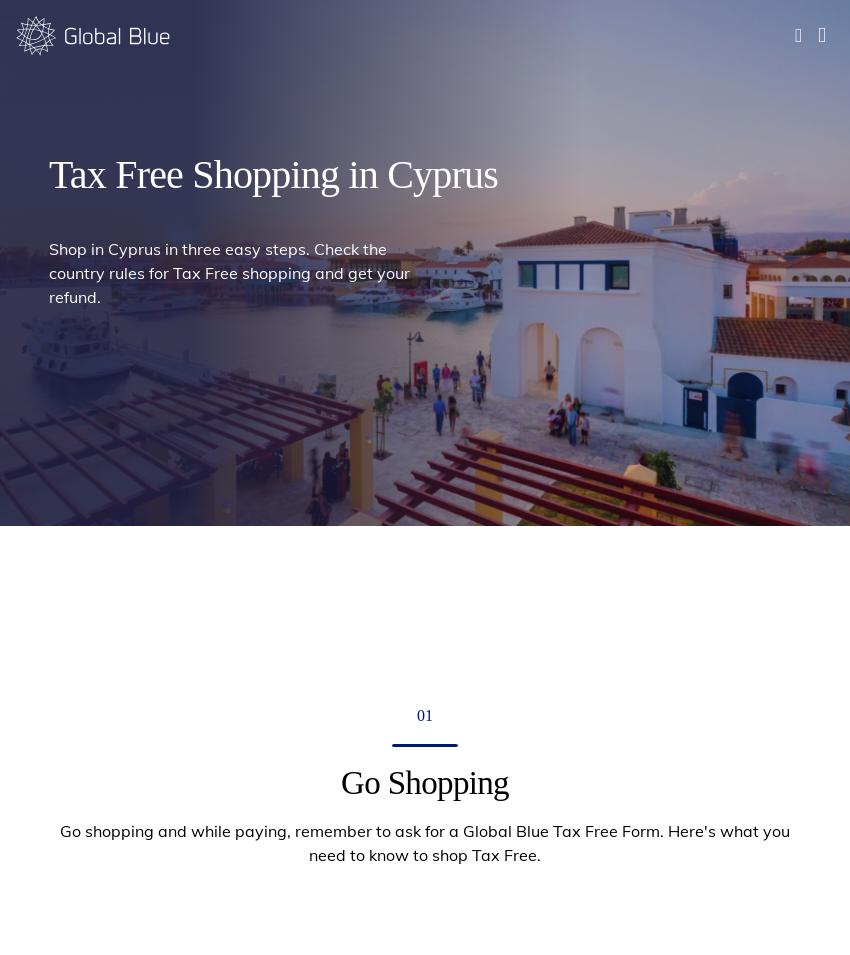 The width and height of the screenshot is (850, 955). What do you see at coordinates (137, 457) in the screenshot?
I see `'Printed Tax Free Forms validated by Customs and original receipt must be sent to:'` at bounding box center [137, 457].